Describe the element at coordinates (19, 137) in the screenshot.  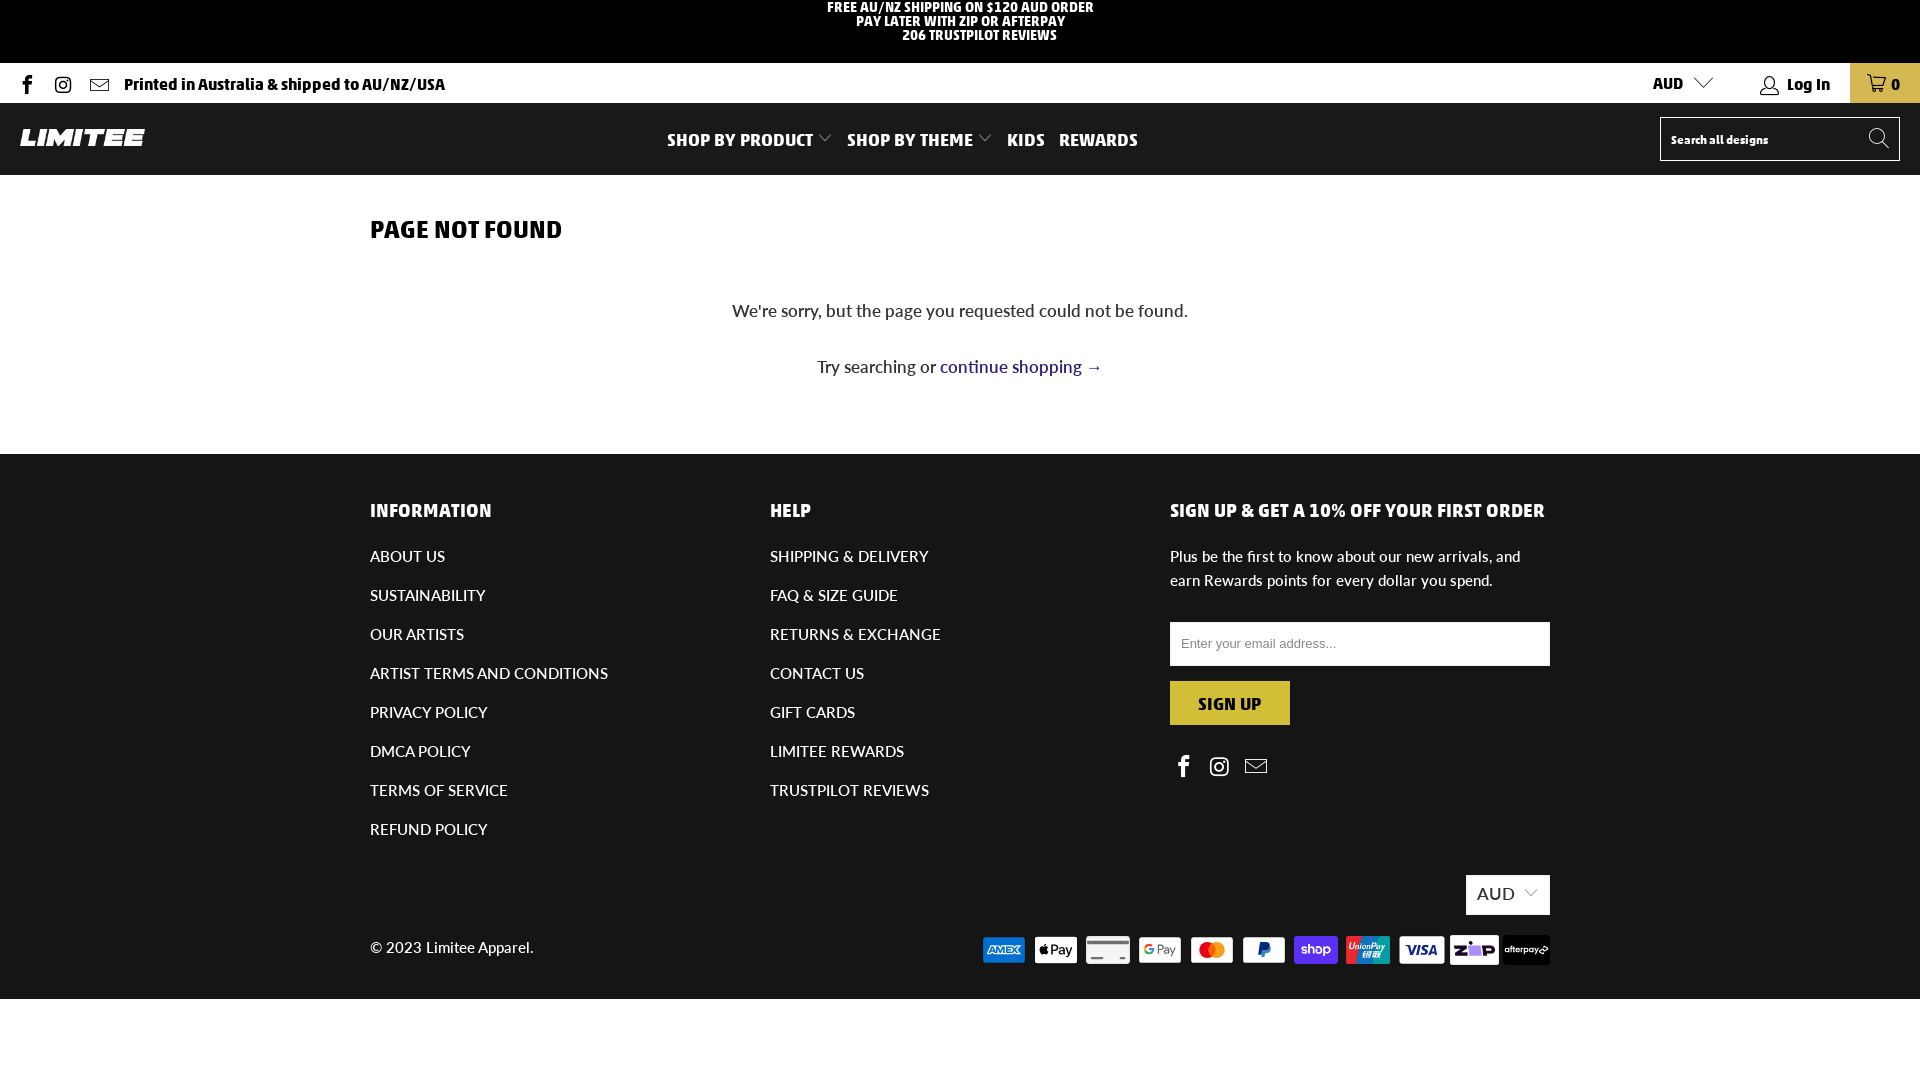
I see `'Limitee Apparel'` at that location.